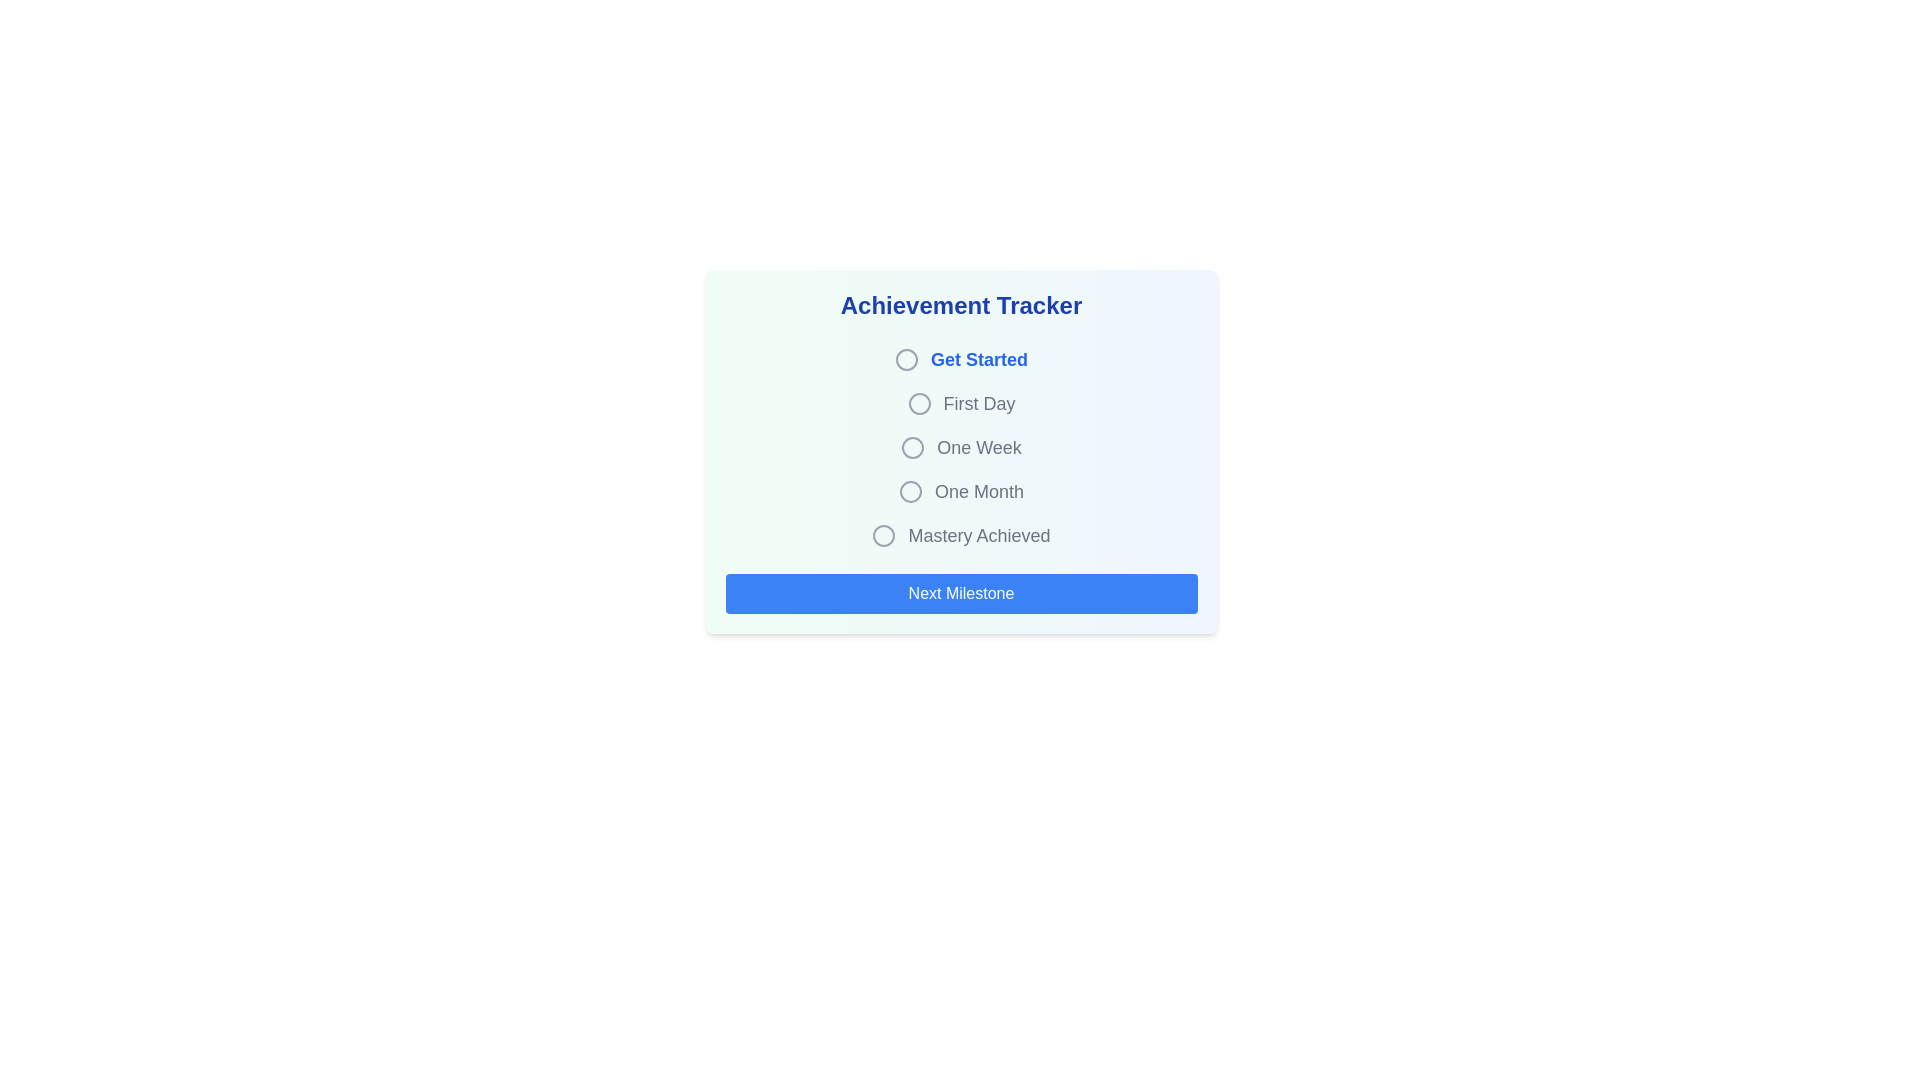 The width and height of the screenshot is (1920, 1080). What do you see at coordinates (961, 358) in the screenshot?
I see `the unselected radio button icon next to the 'Get Started' label` at bounding box center [961, 358].